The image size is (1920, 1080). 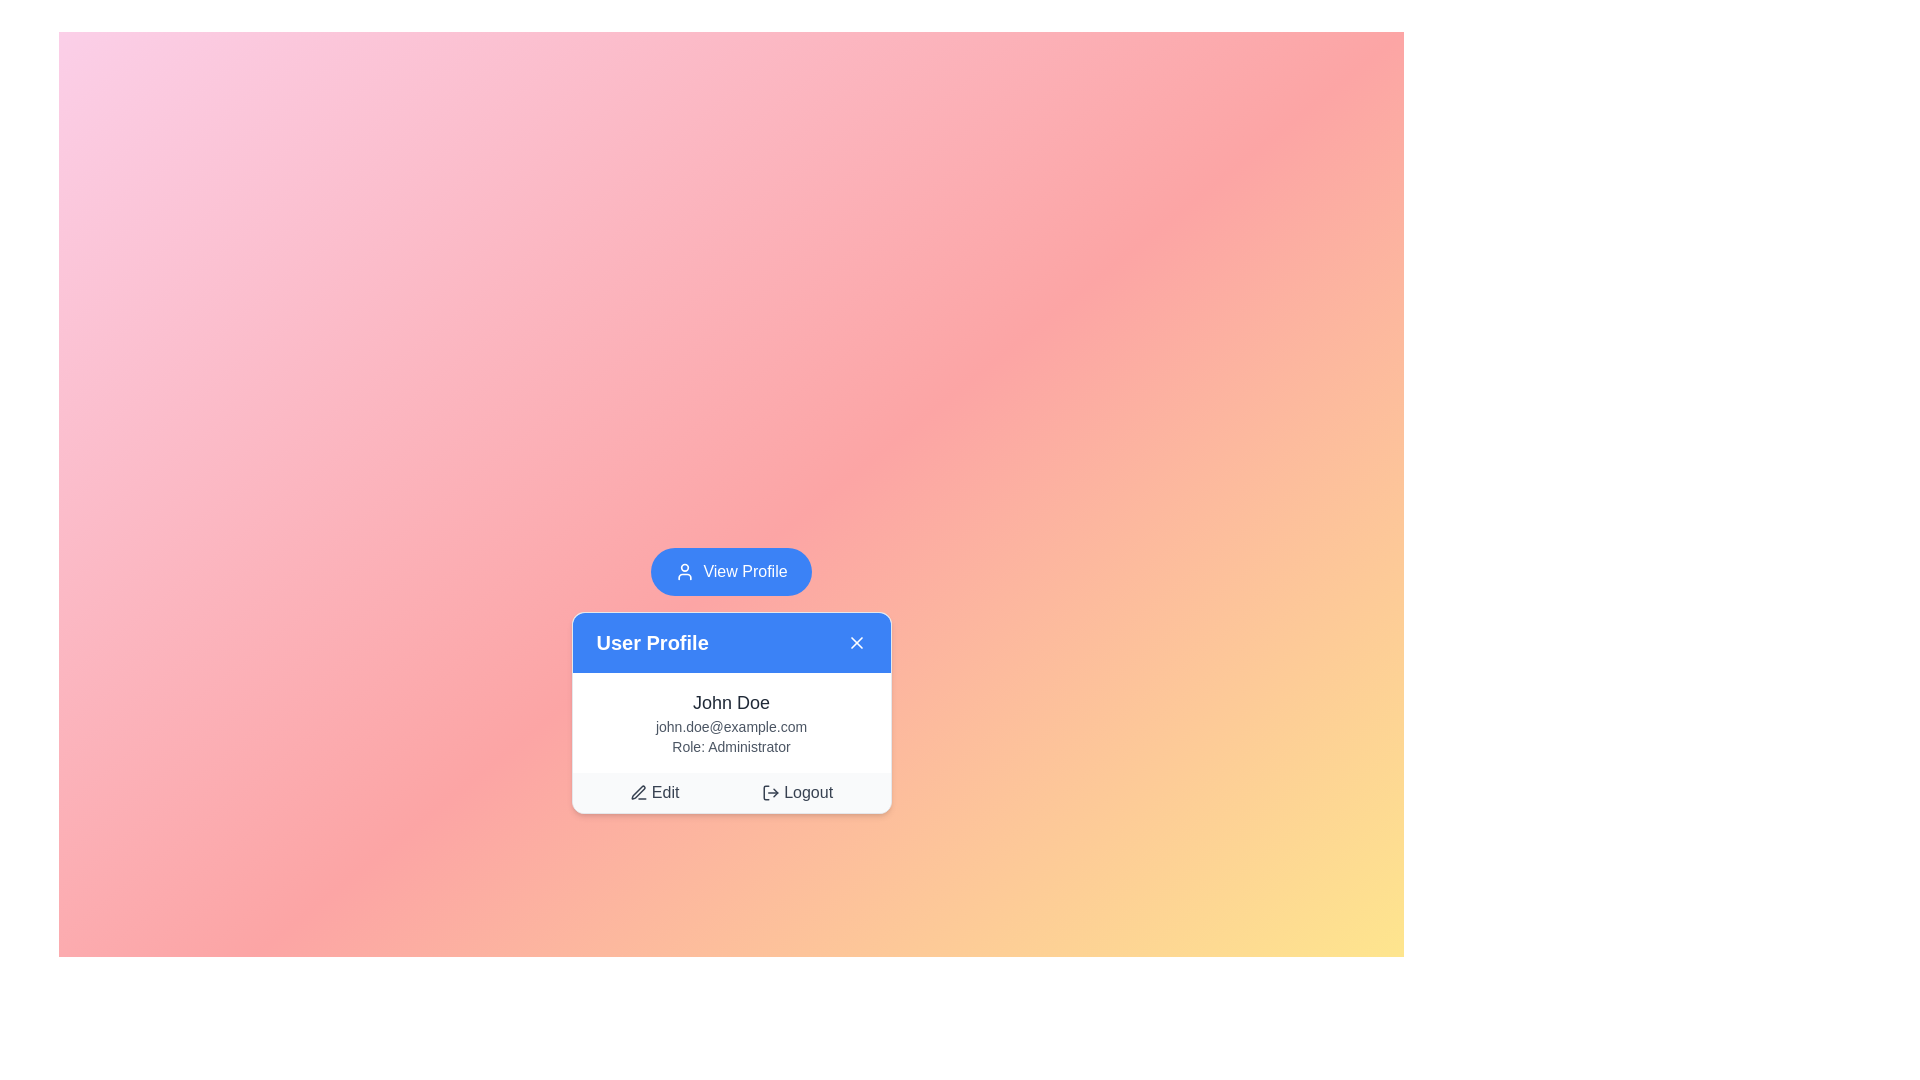 I want to click on the static text label that serves as the title of the user profile card, located in the header section and aligned with the close button, so click(x=652, y=643).